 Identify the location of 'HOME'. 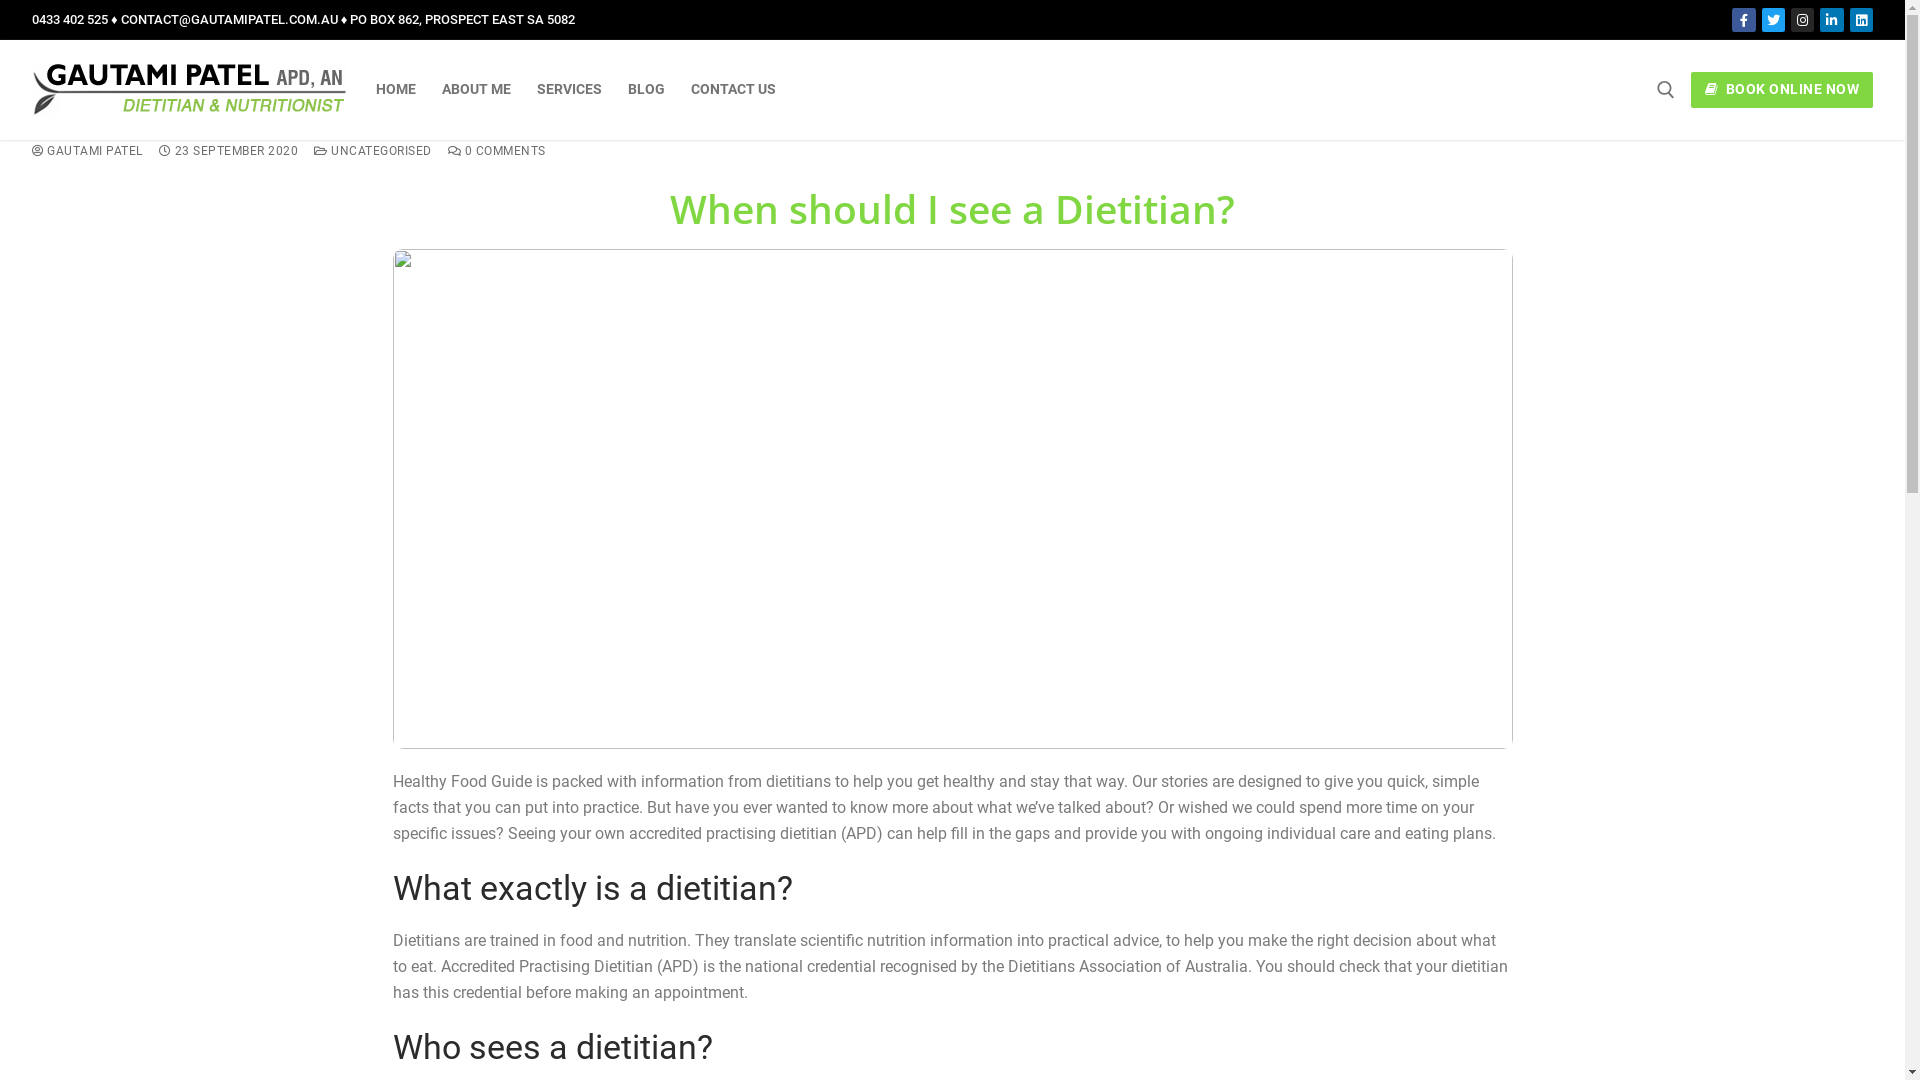
(363, 88).